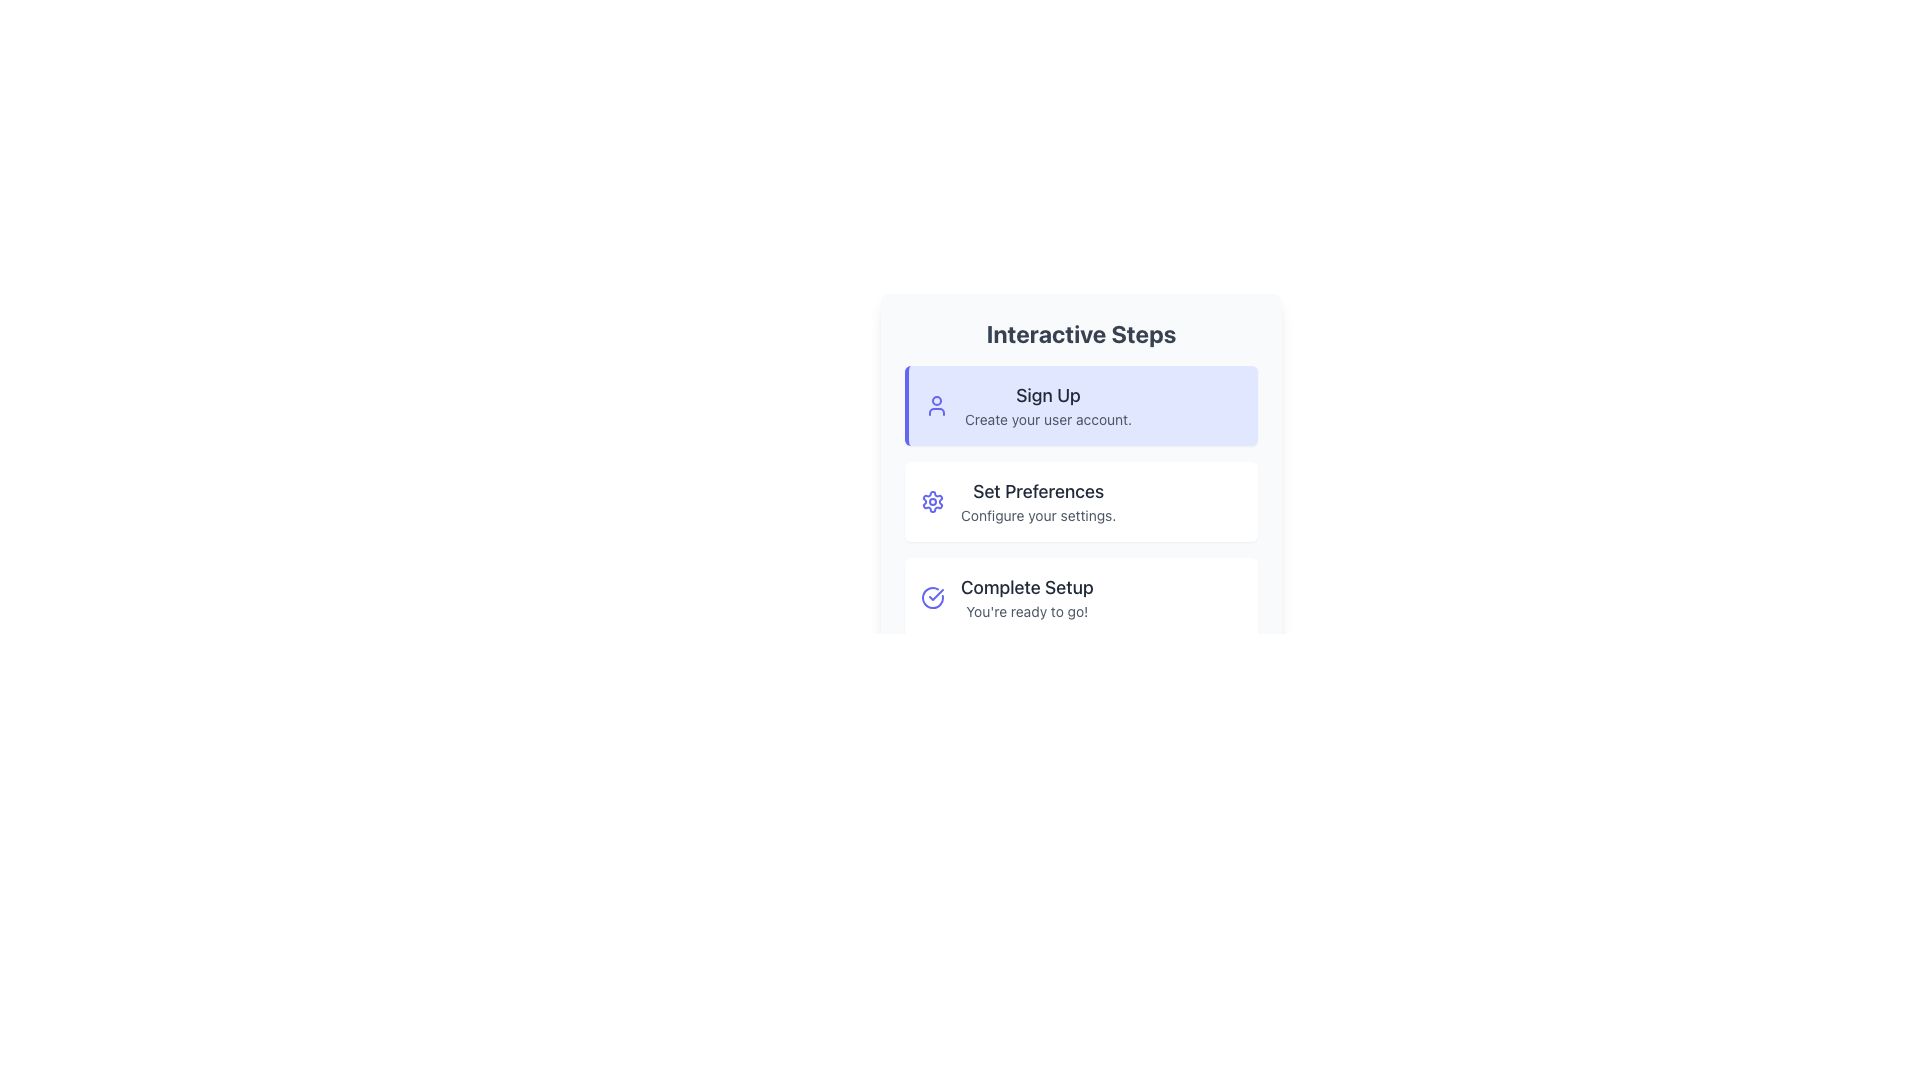 This screenshot has height=1080, width=1920. I want to click on the 'Sign Up' header text label, which is styled in large bold font and is positioned at the top of the step-by-step guide interface, above the subheader 'Create your user account.', so click(1047, 396).